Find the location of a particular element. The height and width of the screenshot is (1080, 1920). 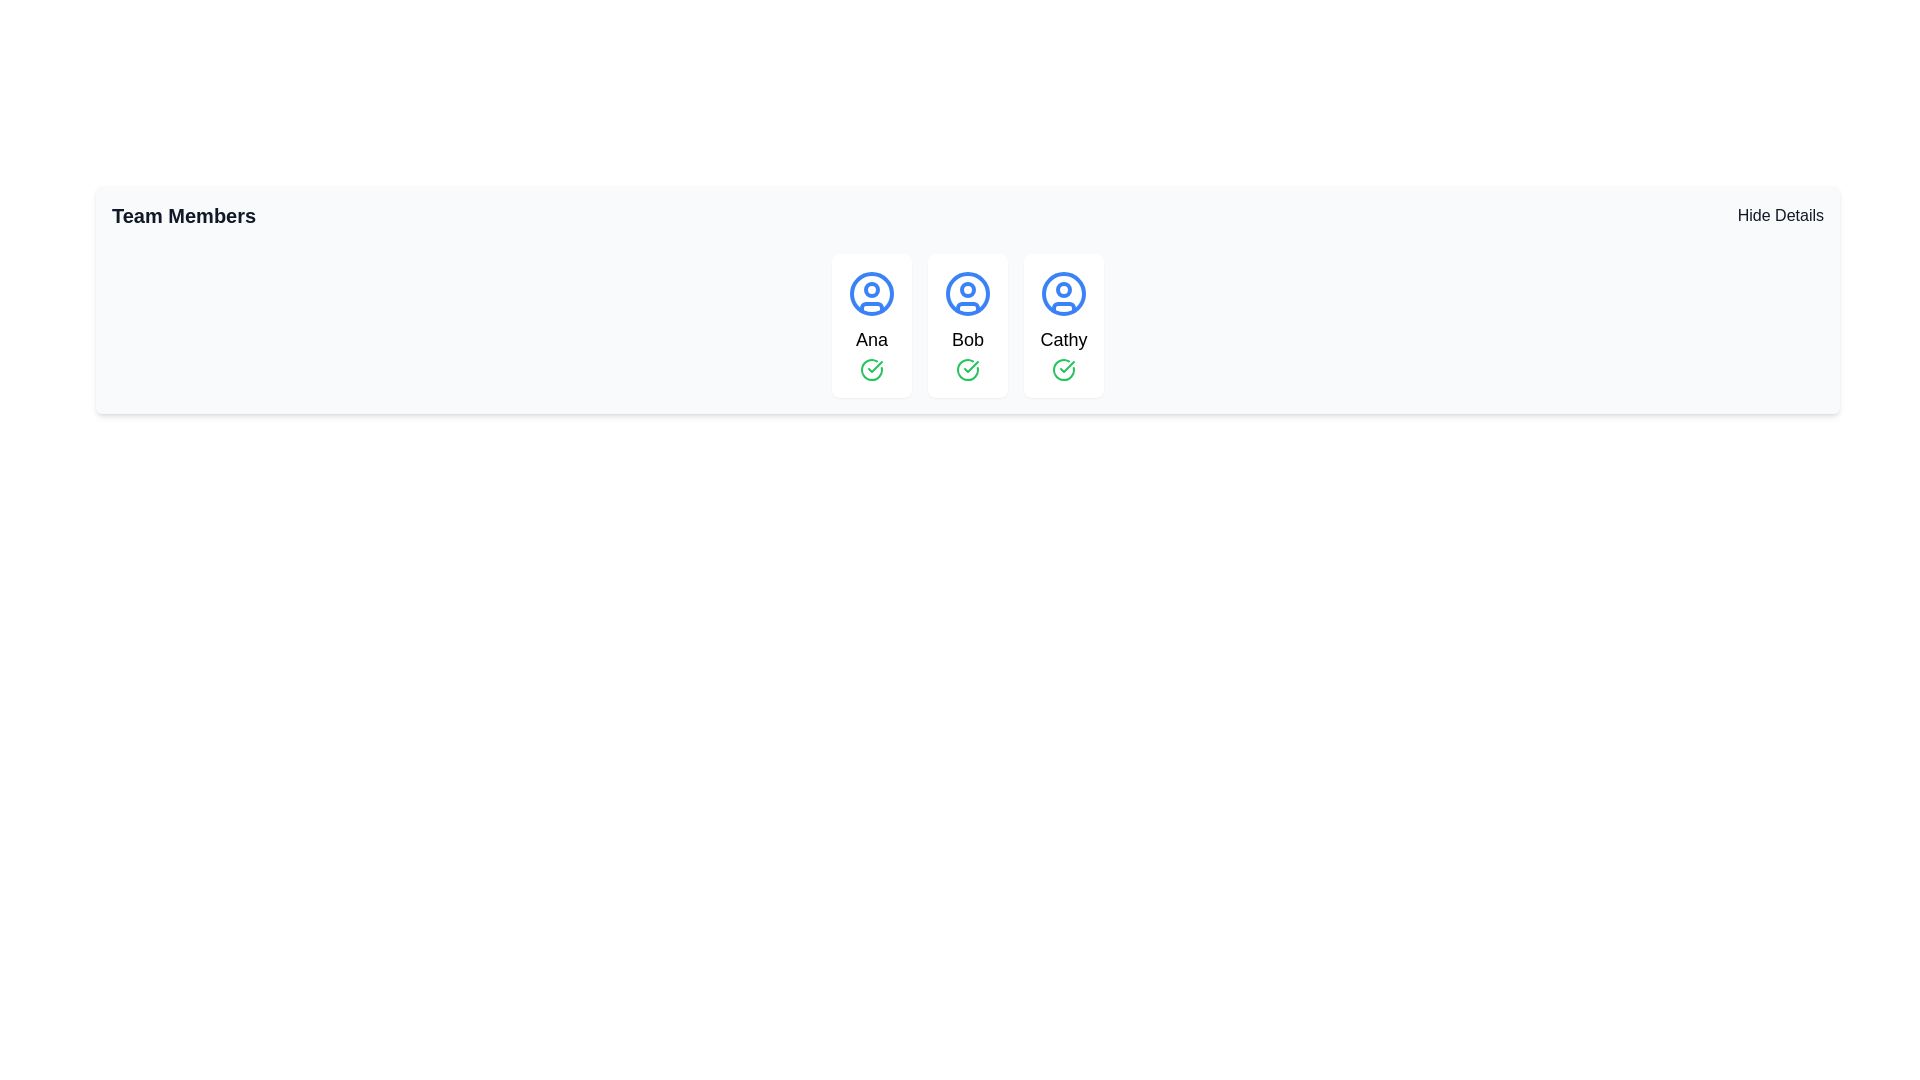

the blue circular graphical element representing user Cathy, located in the third column of the user listing is located at coordinates (1063, 293).